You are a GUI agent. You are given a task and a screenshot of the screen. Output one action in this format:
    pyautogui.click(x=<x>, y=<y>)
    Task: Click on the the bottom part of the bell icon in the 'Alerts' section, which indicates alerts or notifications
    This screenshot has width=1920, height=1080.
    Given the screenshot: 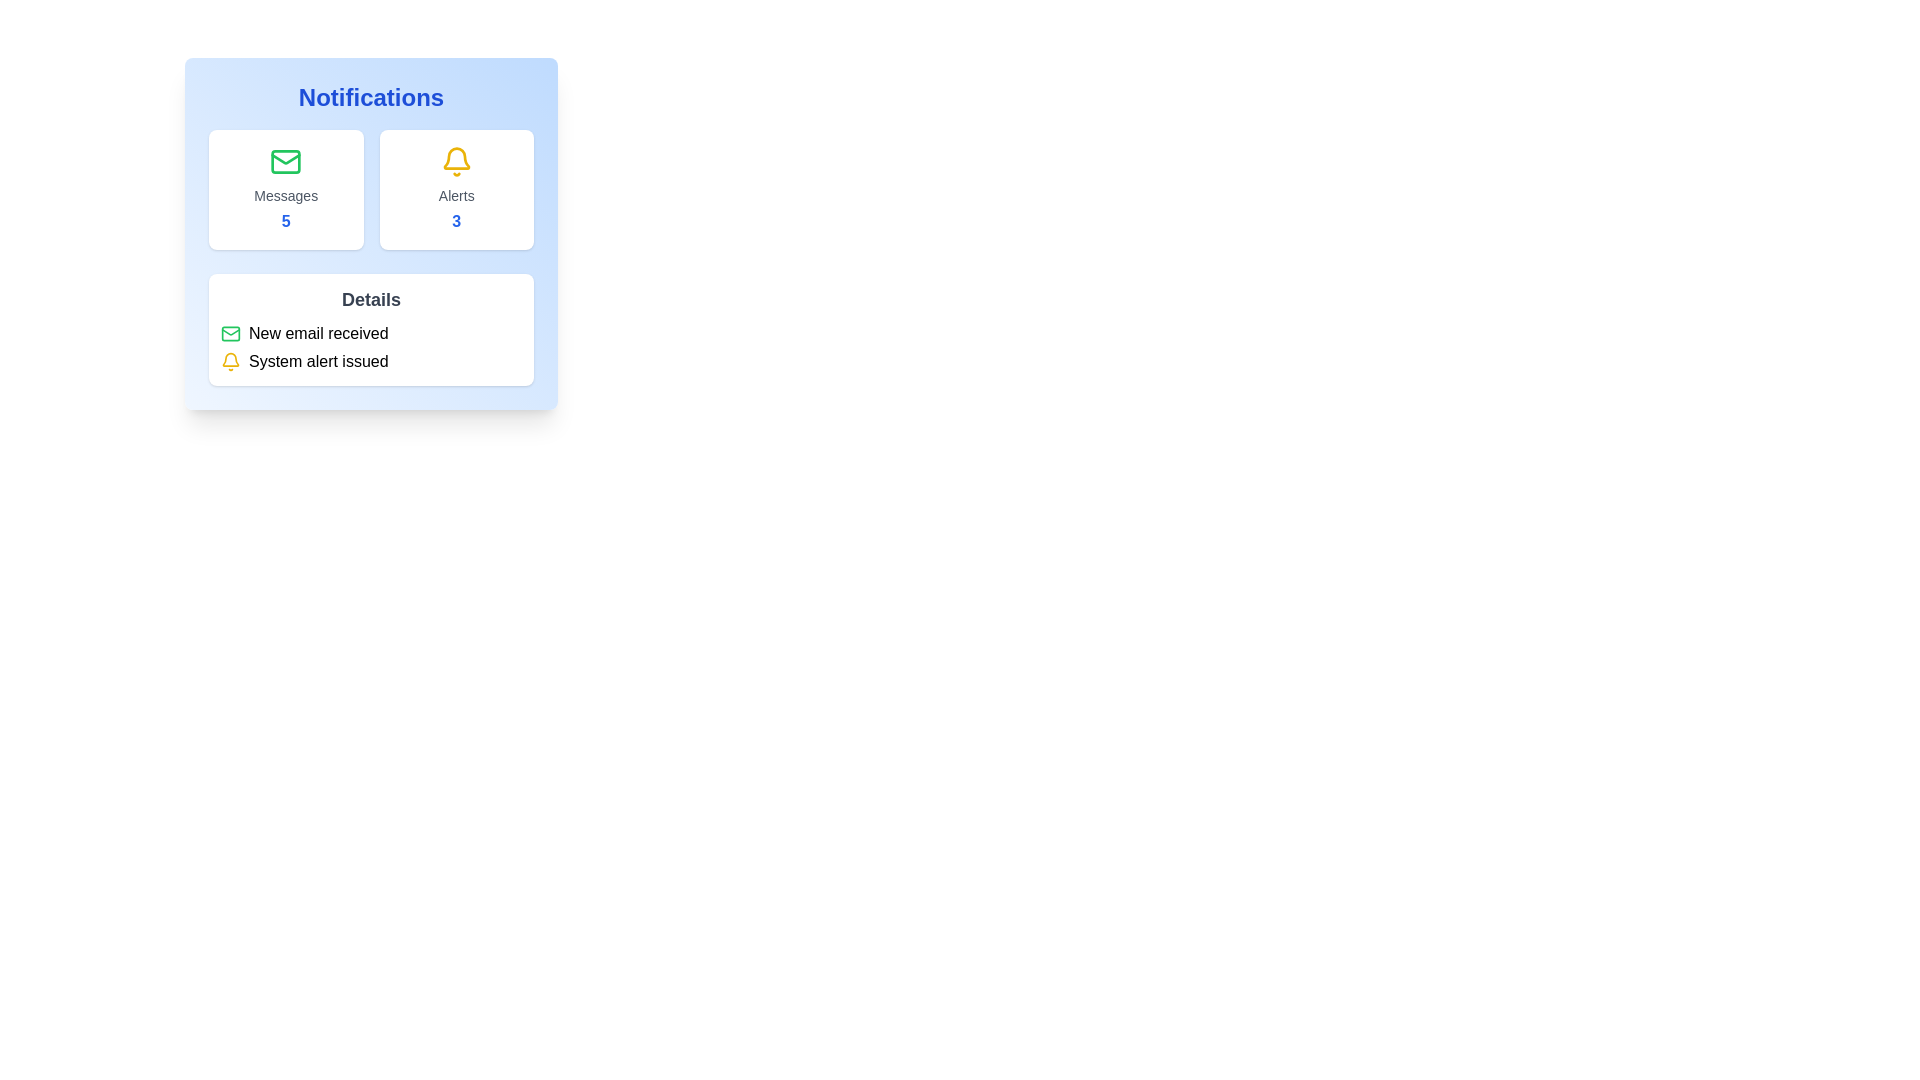 What is the action you would take?
    pyautogui.click(x=455, y=157)
    